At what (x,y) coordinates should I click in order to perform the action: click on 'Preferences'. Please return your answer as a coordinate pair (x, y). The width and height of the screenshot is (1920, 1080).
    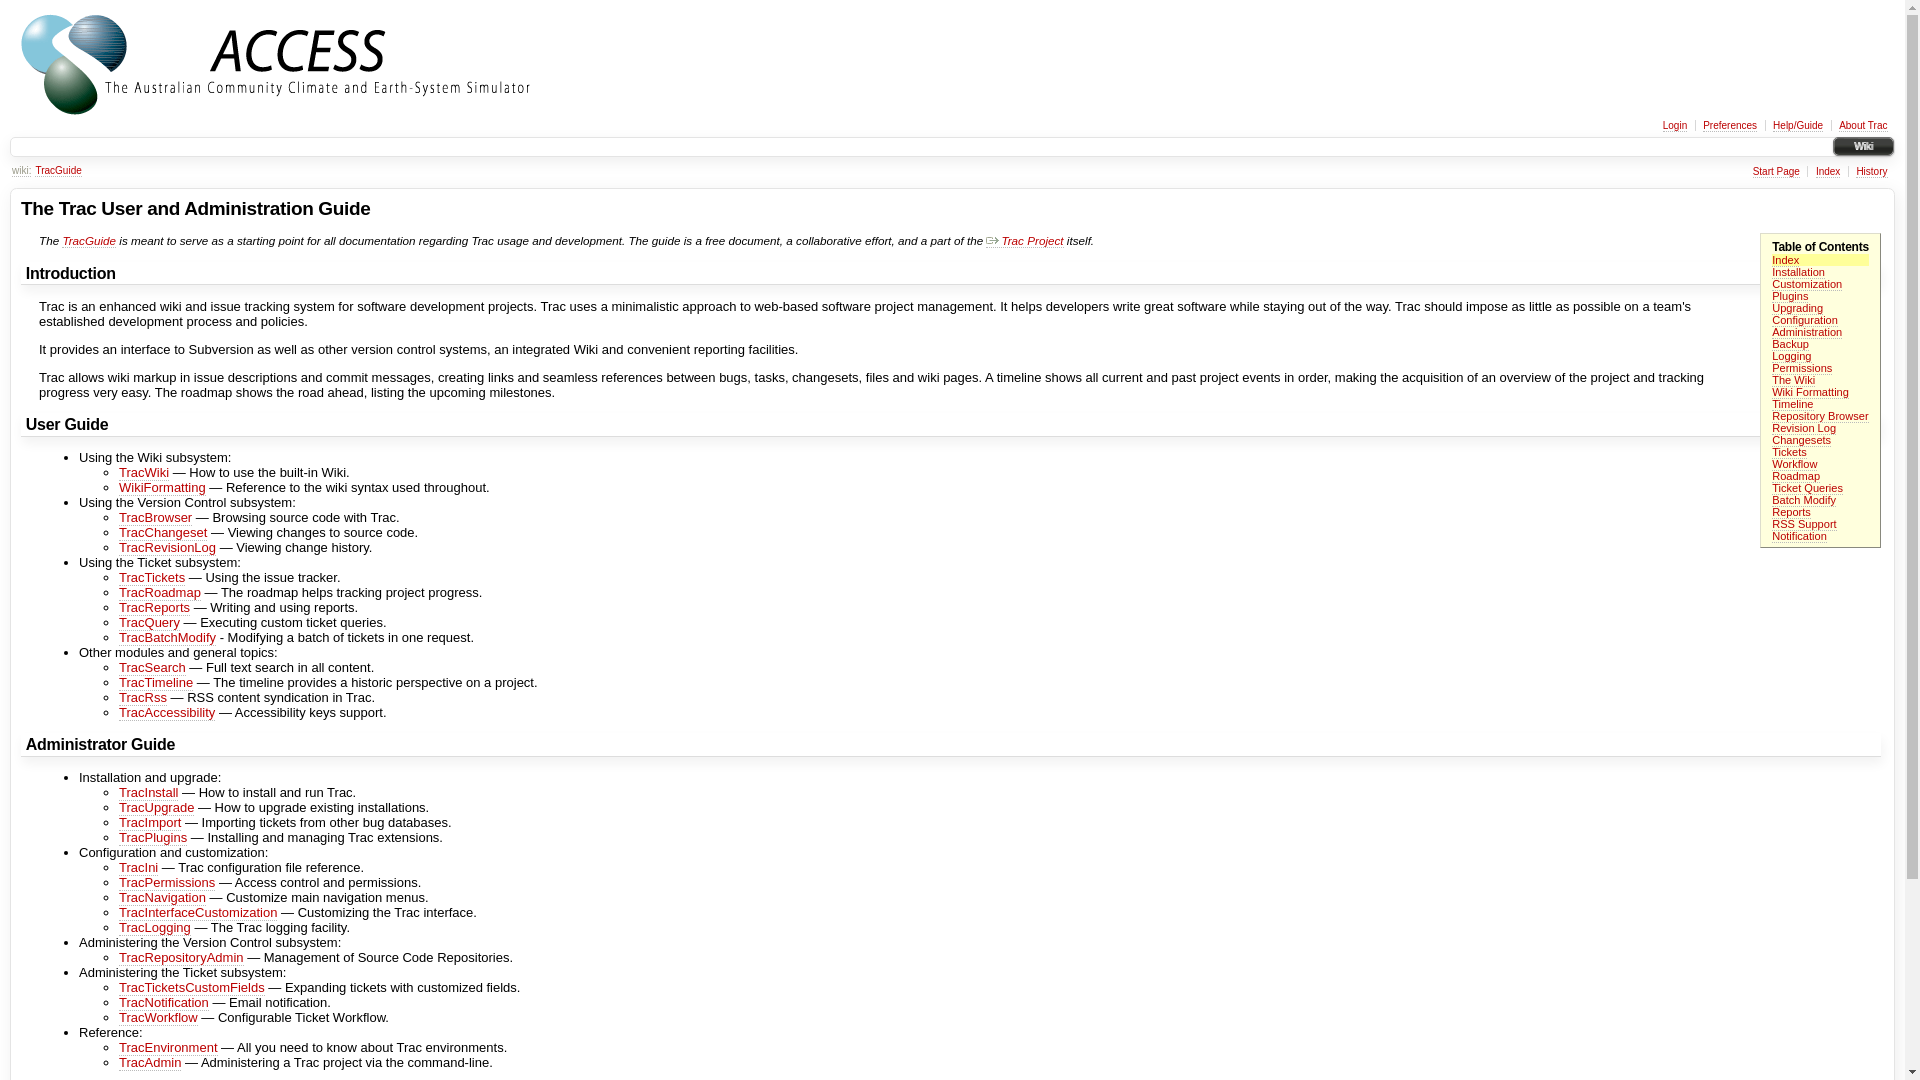
    Looking at the image, I should click on (1728, 126).